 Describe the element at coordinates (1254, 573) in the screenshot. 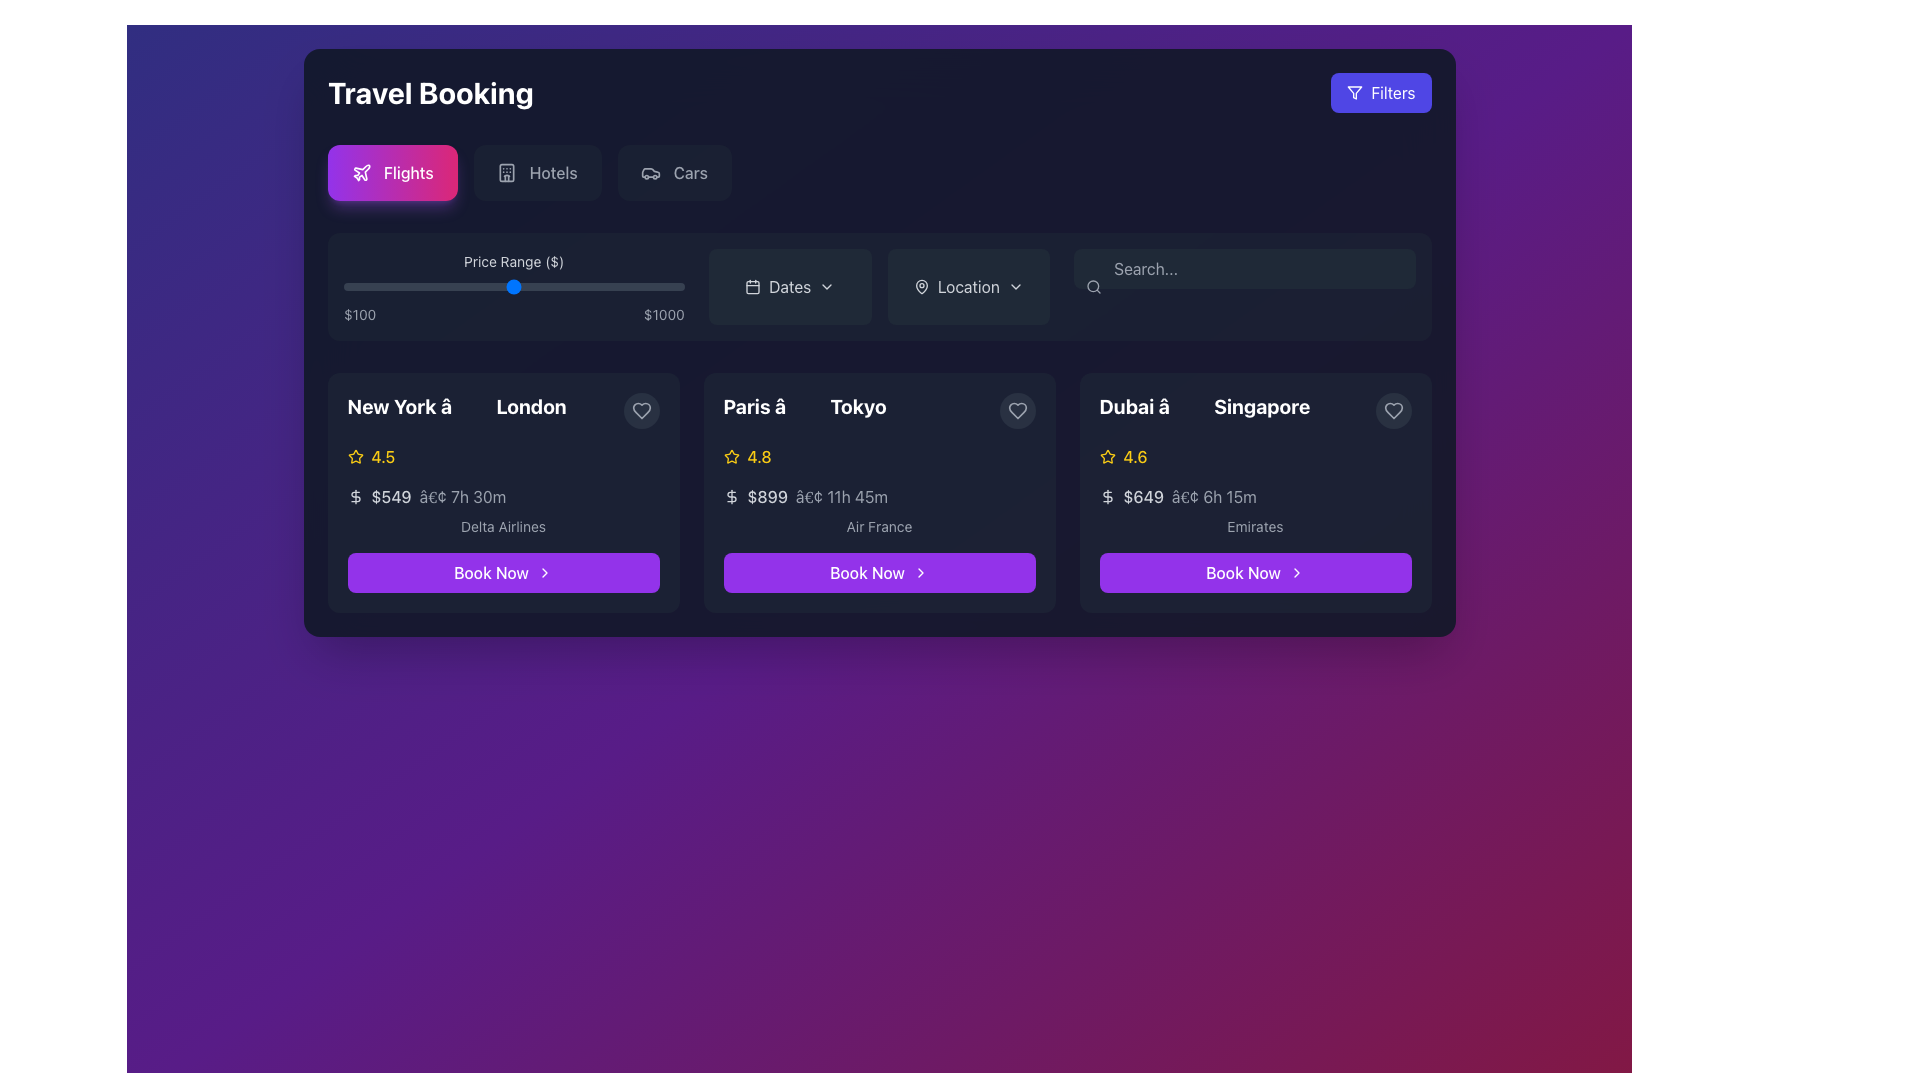

I see `the booking button located at the bottom of the Dubai to Singapore flight section to initiate the booking process` at that location.